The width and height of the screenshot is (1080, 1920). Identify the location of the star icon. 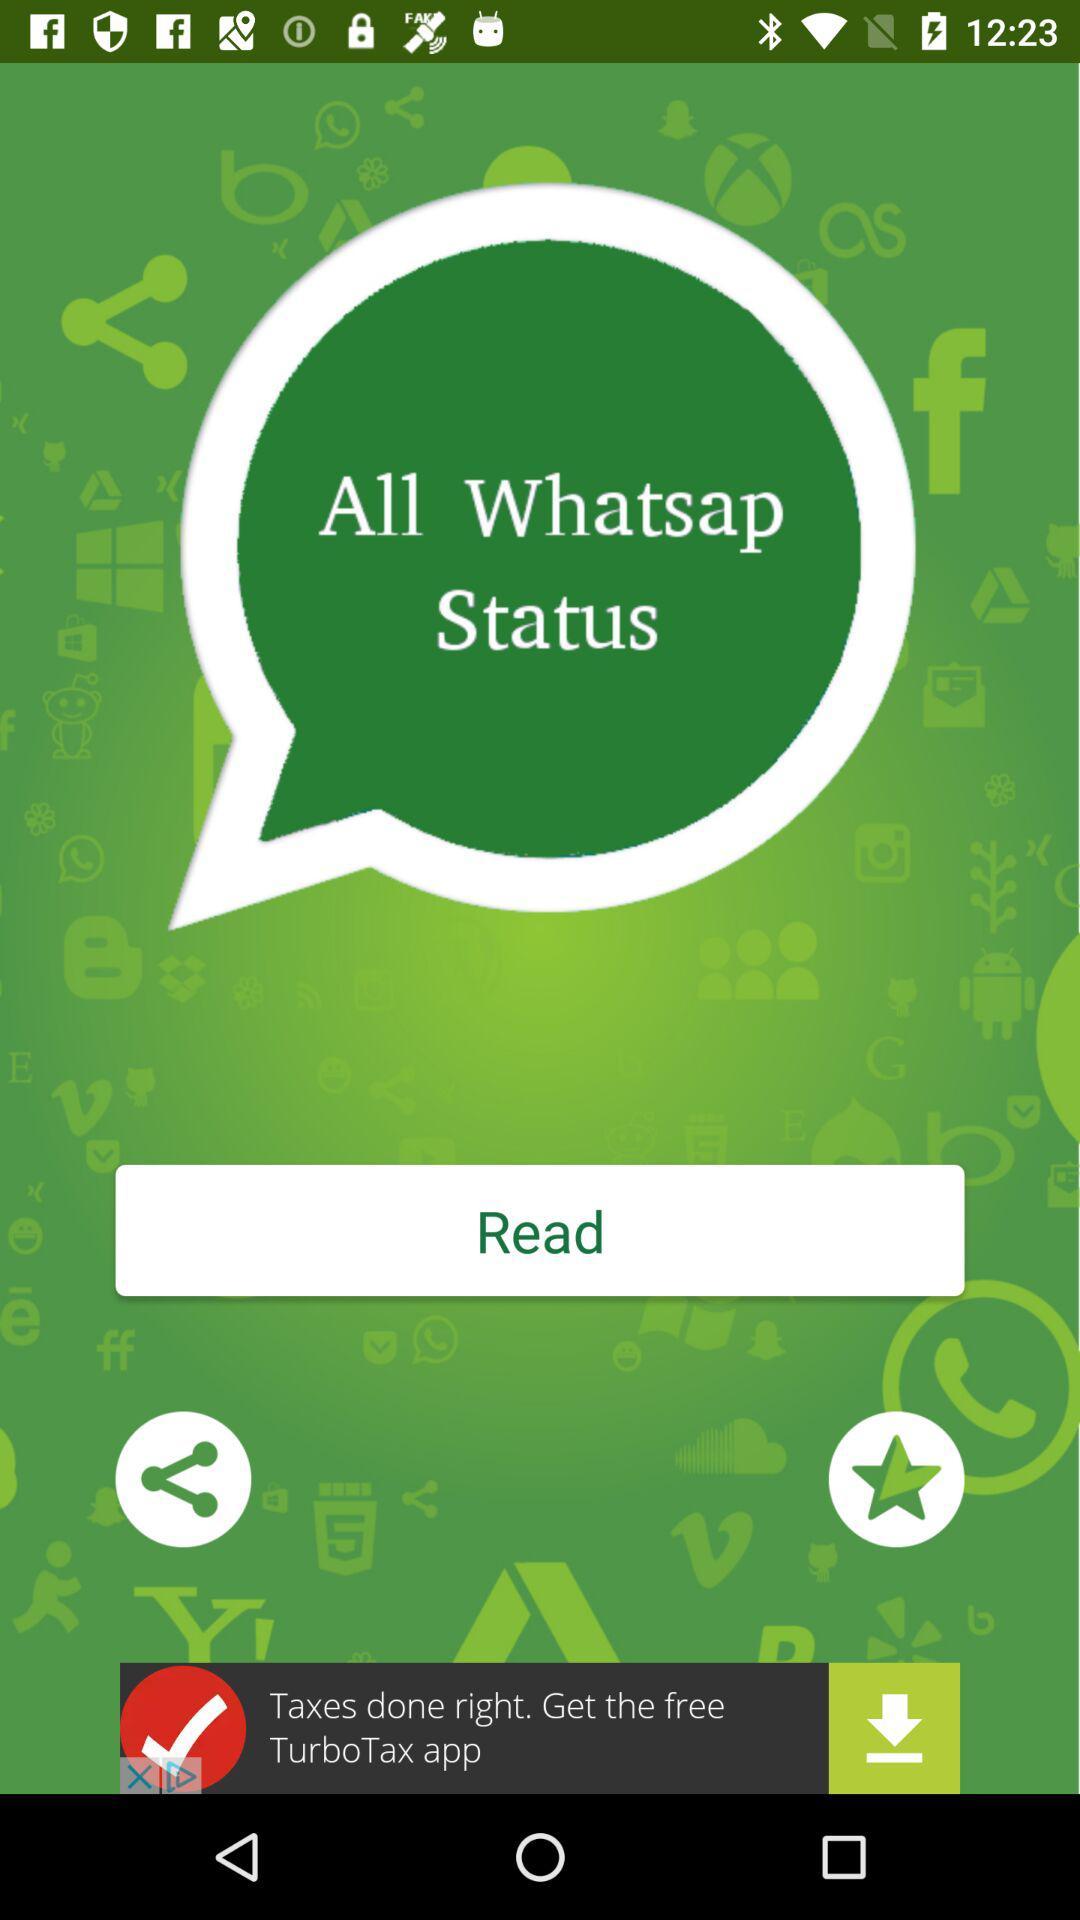
(895, 1479).